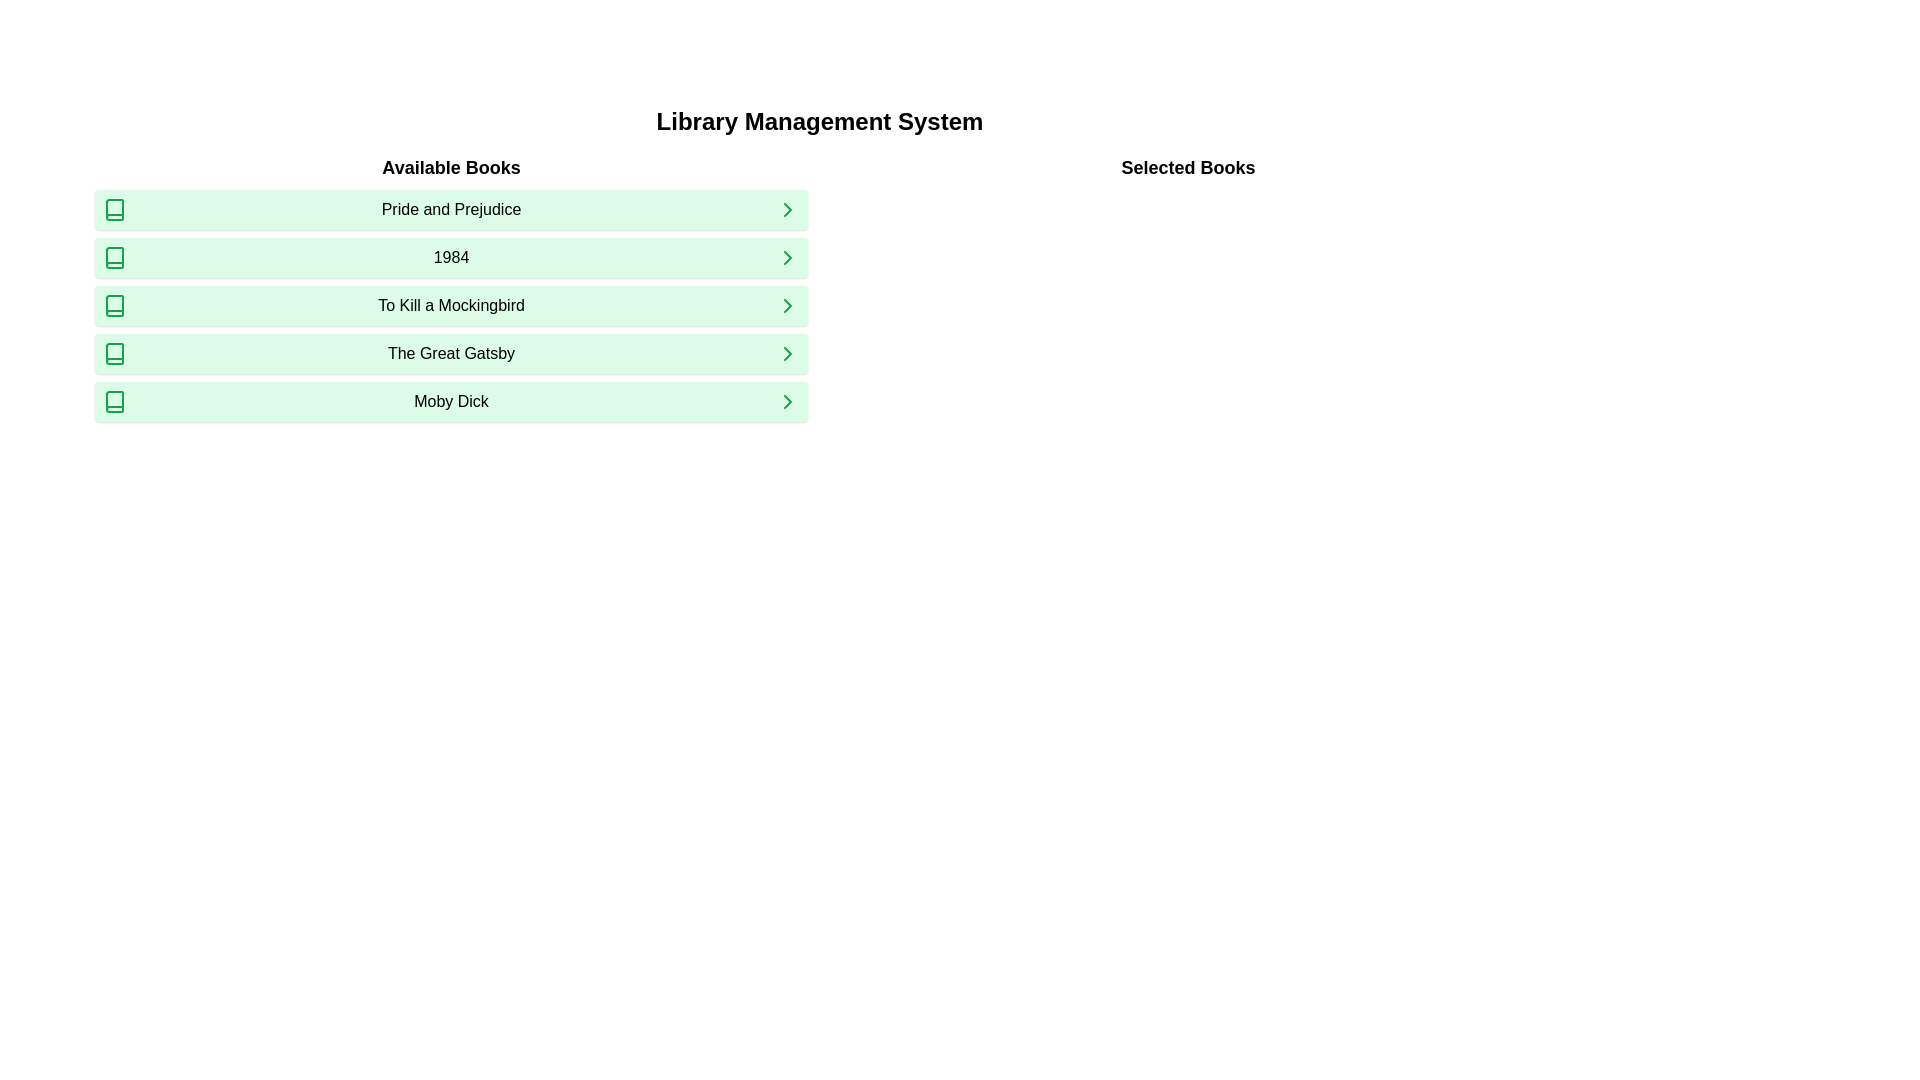 The image size is (1920, 1080). I want to click on the chevron icon located at the rightmost end of the entry for 'The Great Gatsby', so click(786, 353).